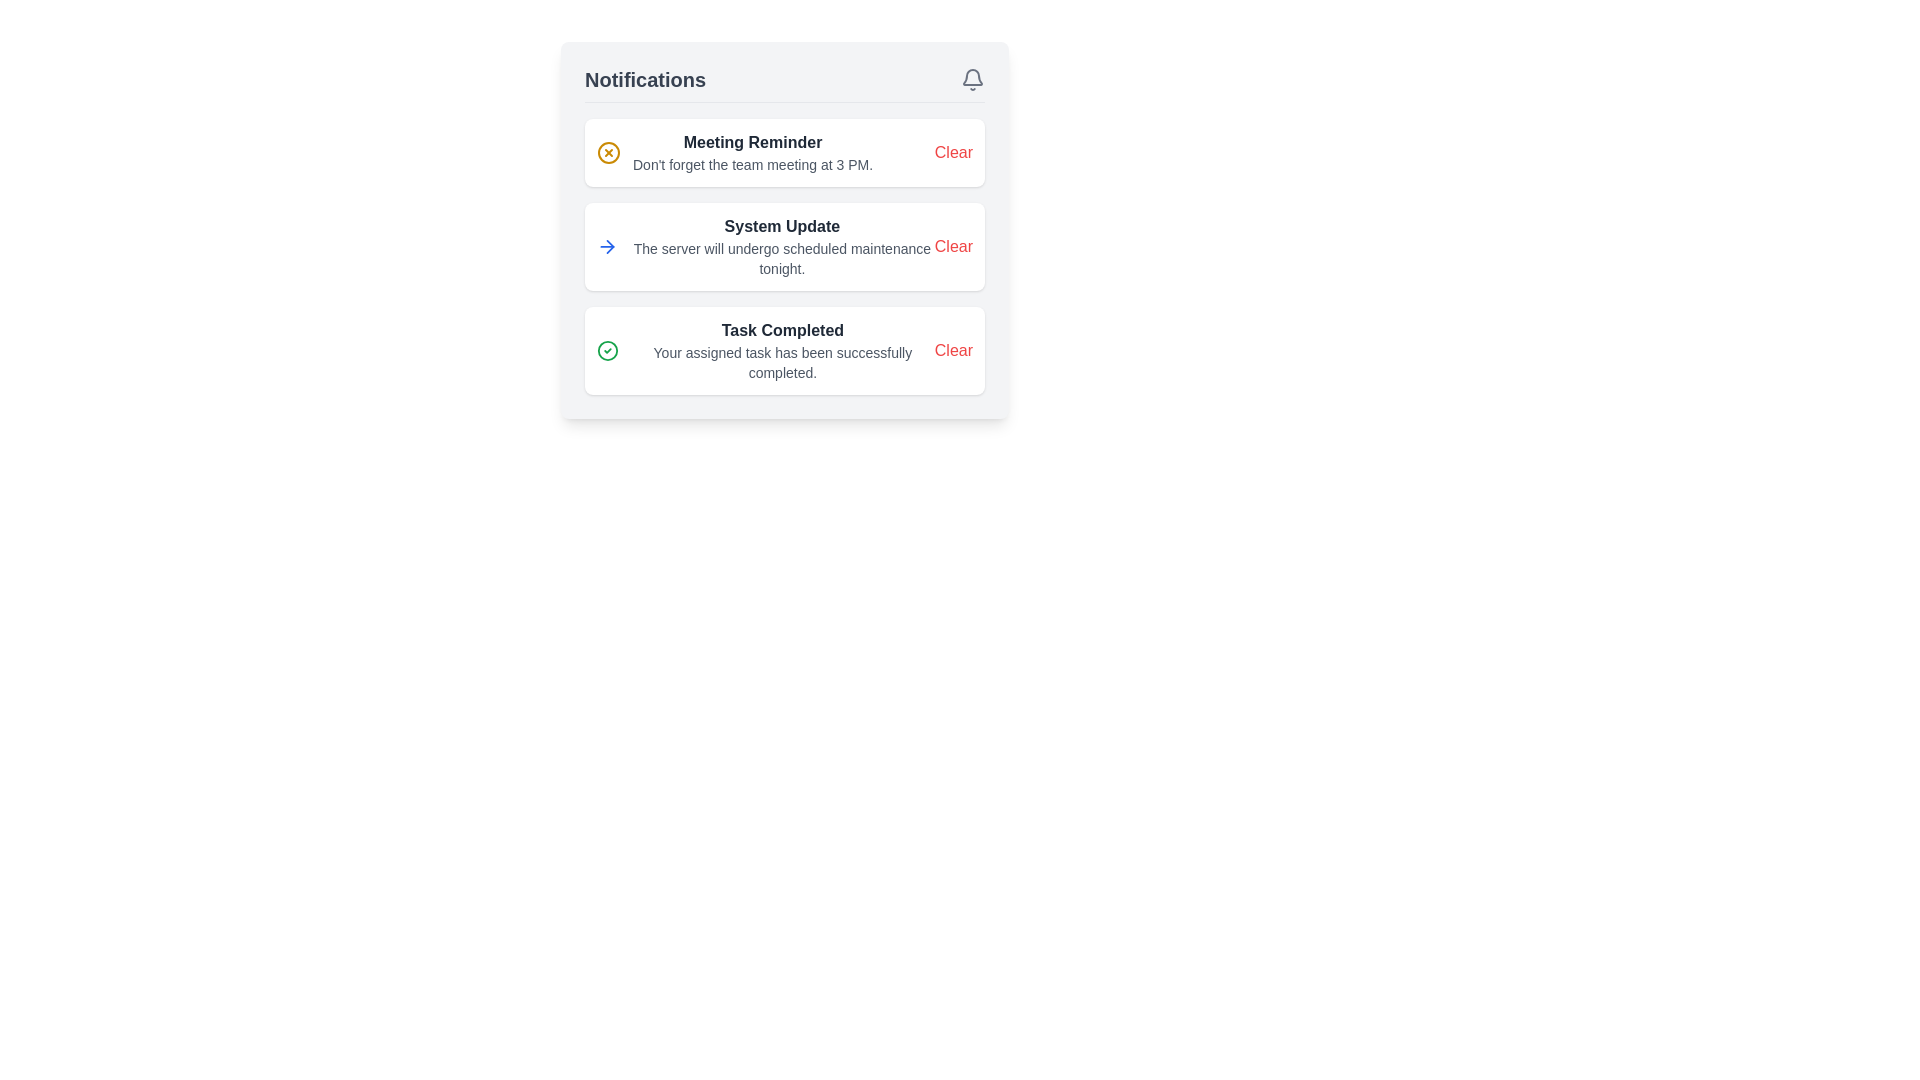  Describe the element at coordinates (781, 350) in the screenshot. I see `notification indicating the completion of a task, which is the third notification in the vertically stacked list below 'System Update.'` at that location.